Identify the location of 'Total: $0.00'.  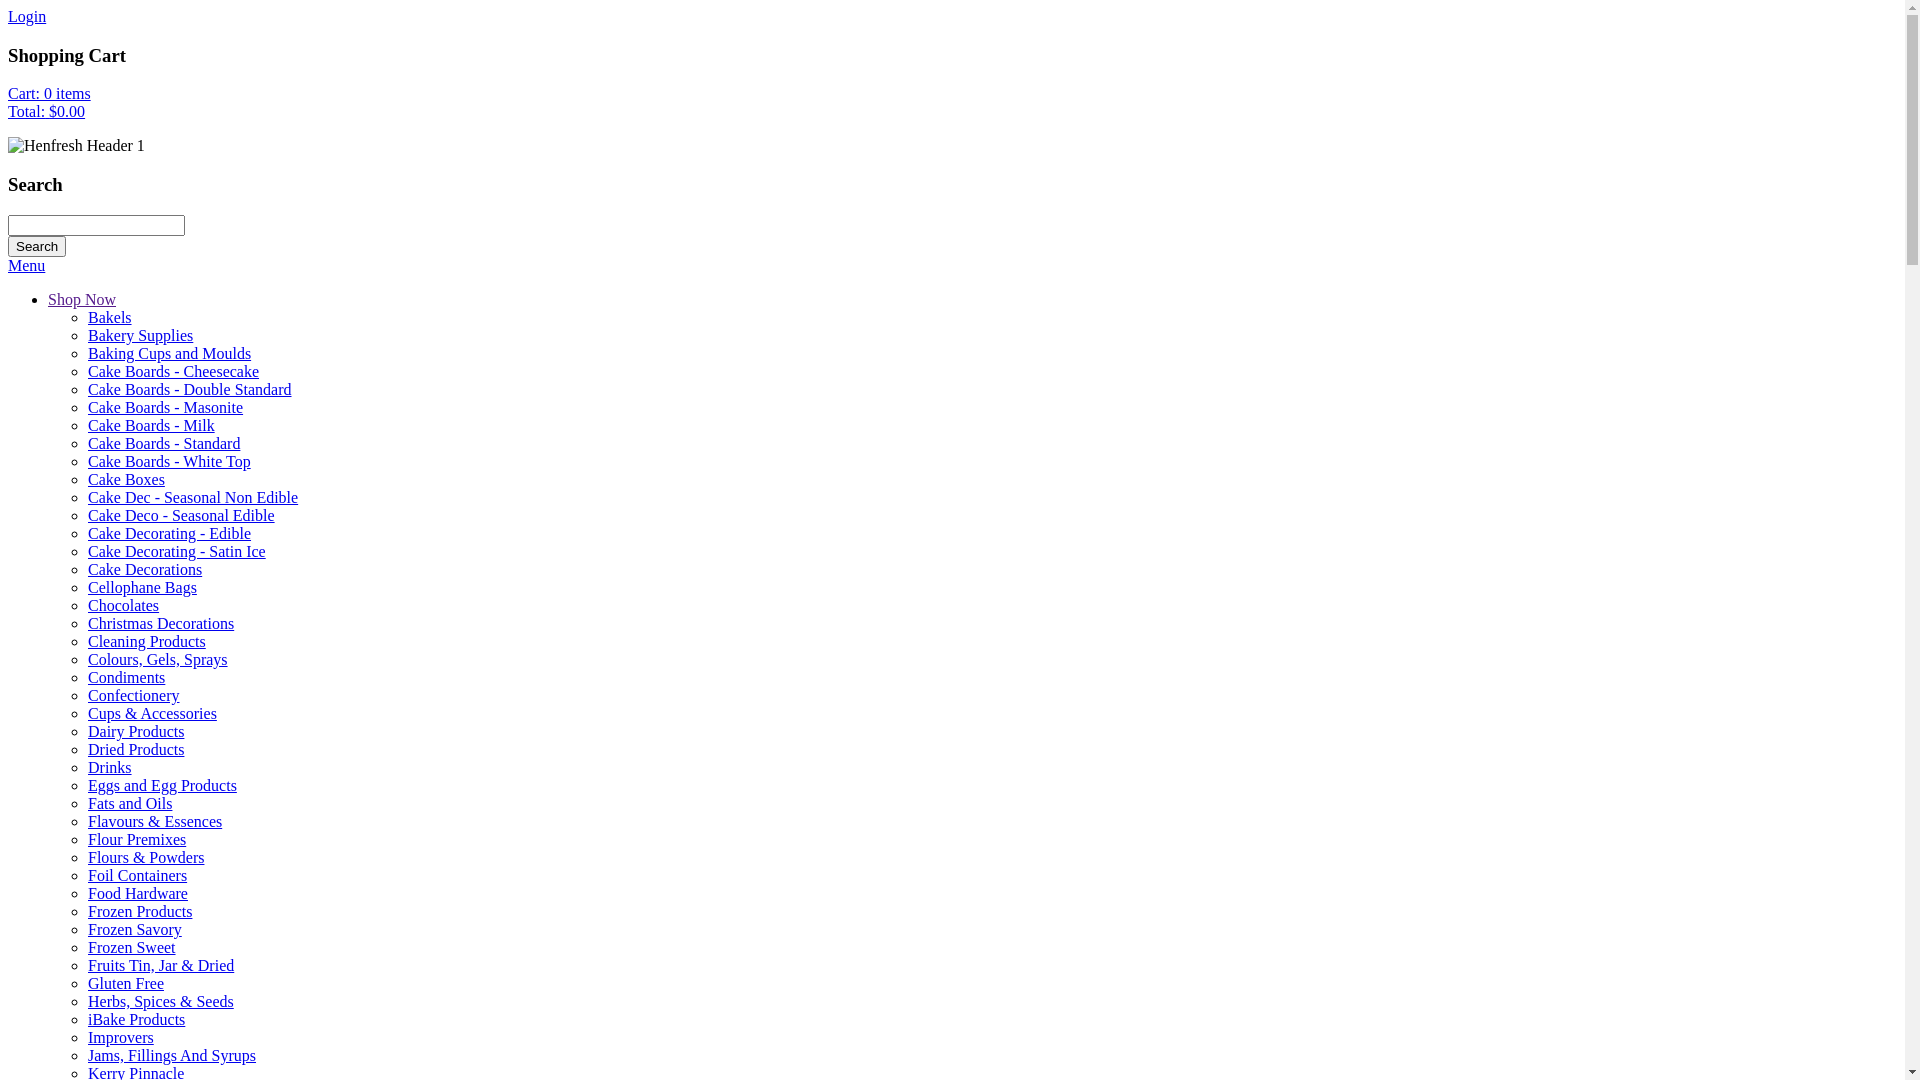
(46, 111).